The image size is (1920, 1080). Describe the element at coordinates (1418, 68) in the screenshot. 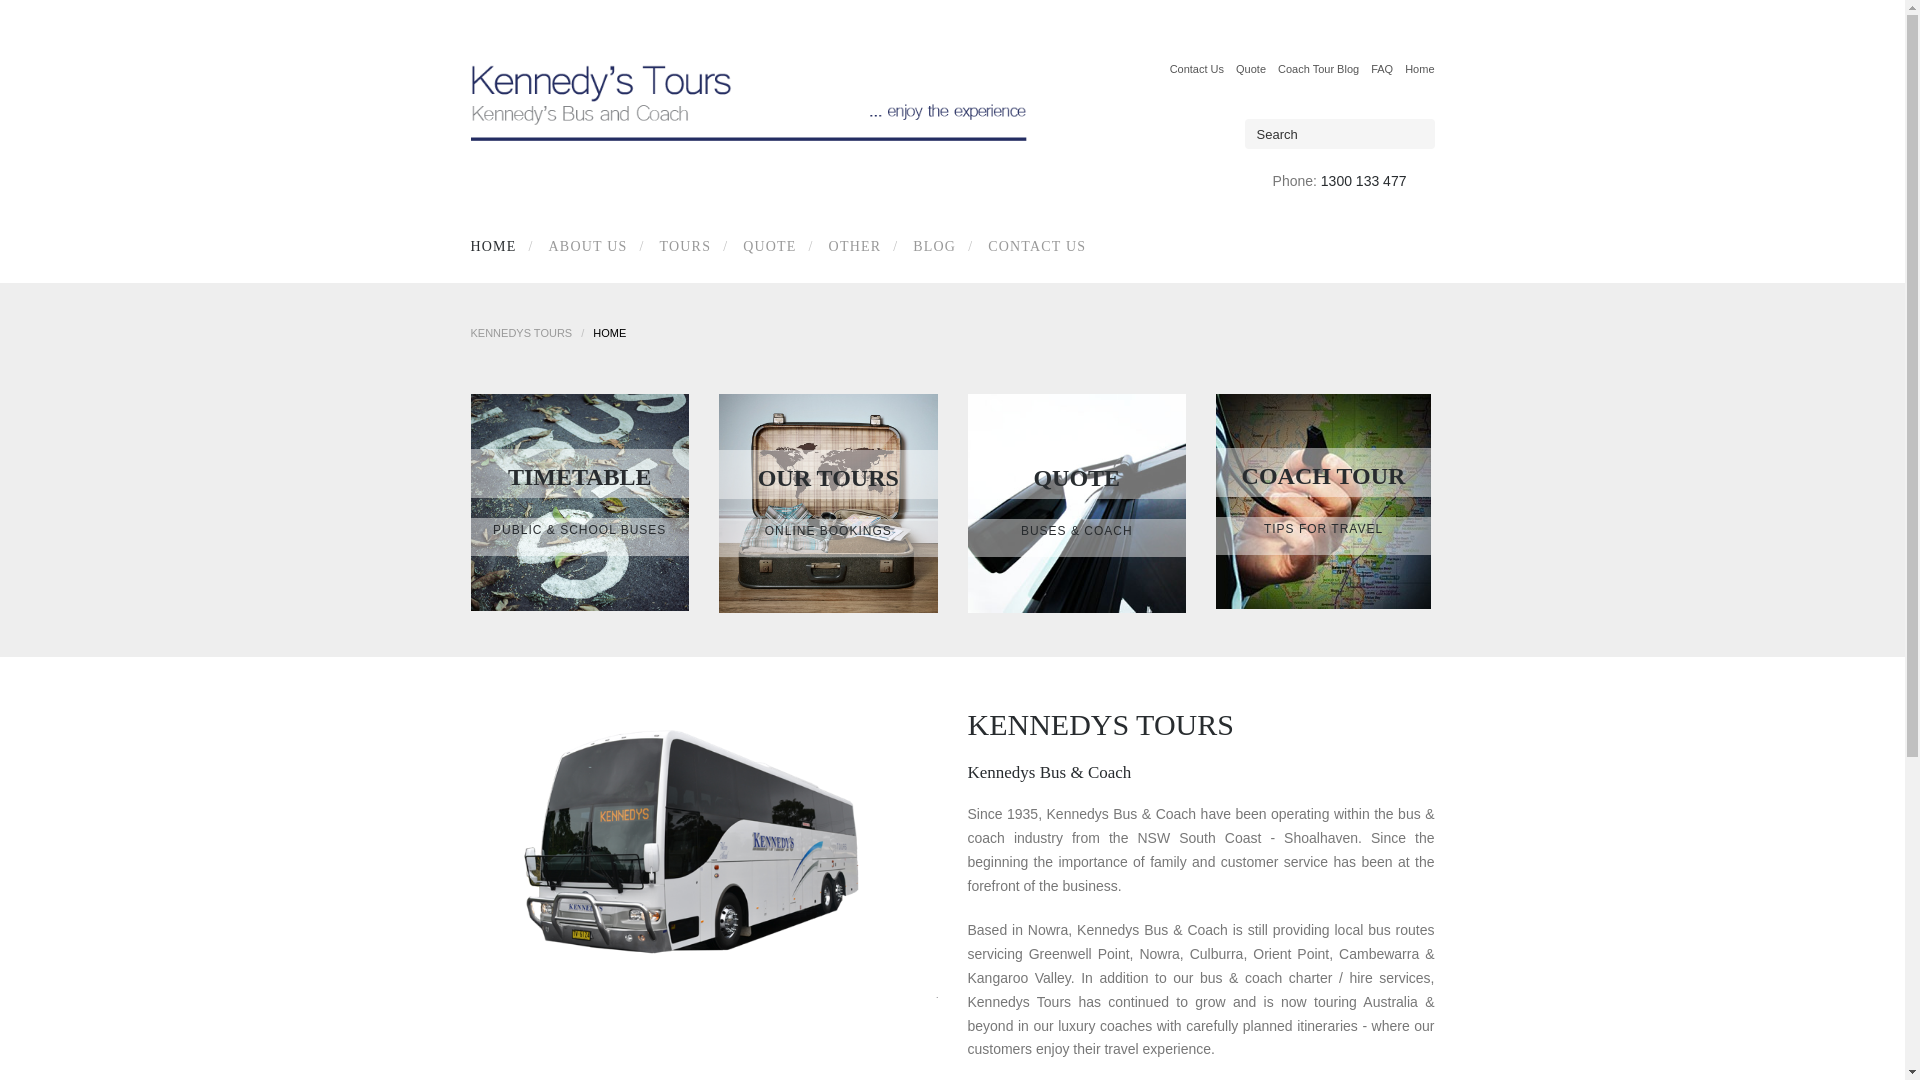

I see `'Home'` at that location.